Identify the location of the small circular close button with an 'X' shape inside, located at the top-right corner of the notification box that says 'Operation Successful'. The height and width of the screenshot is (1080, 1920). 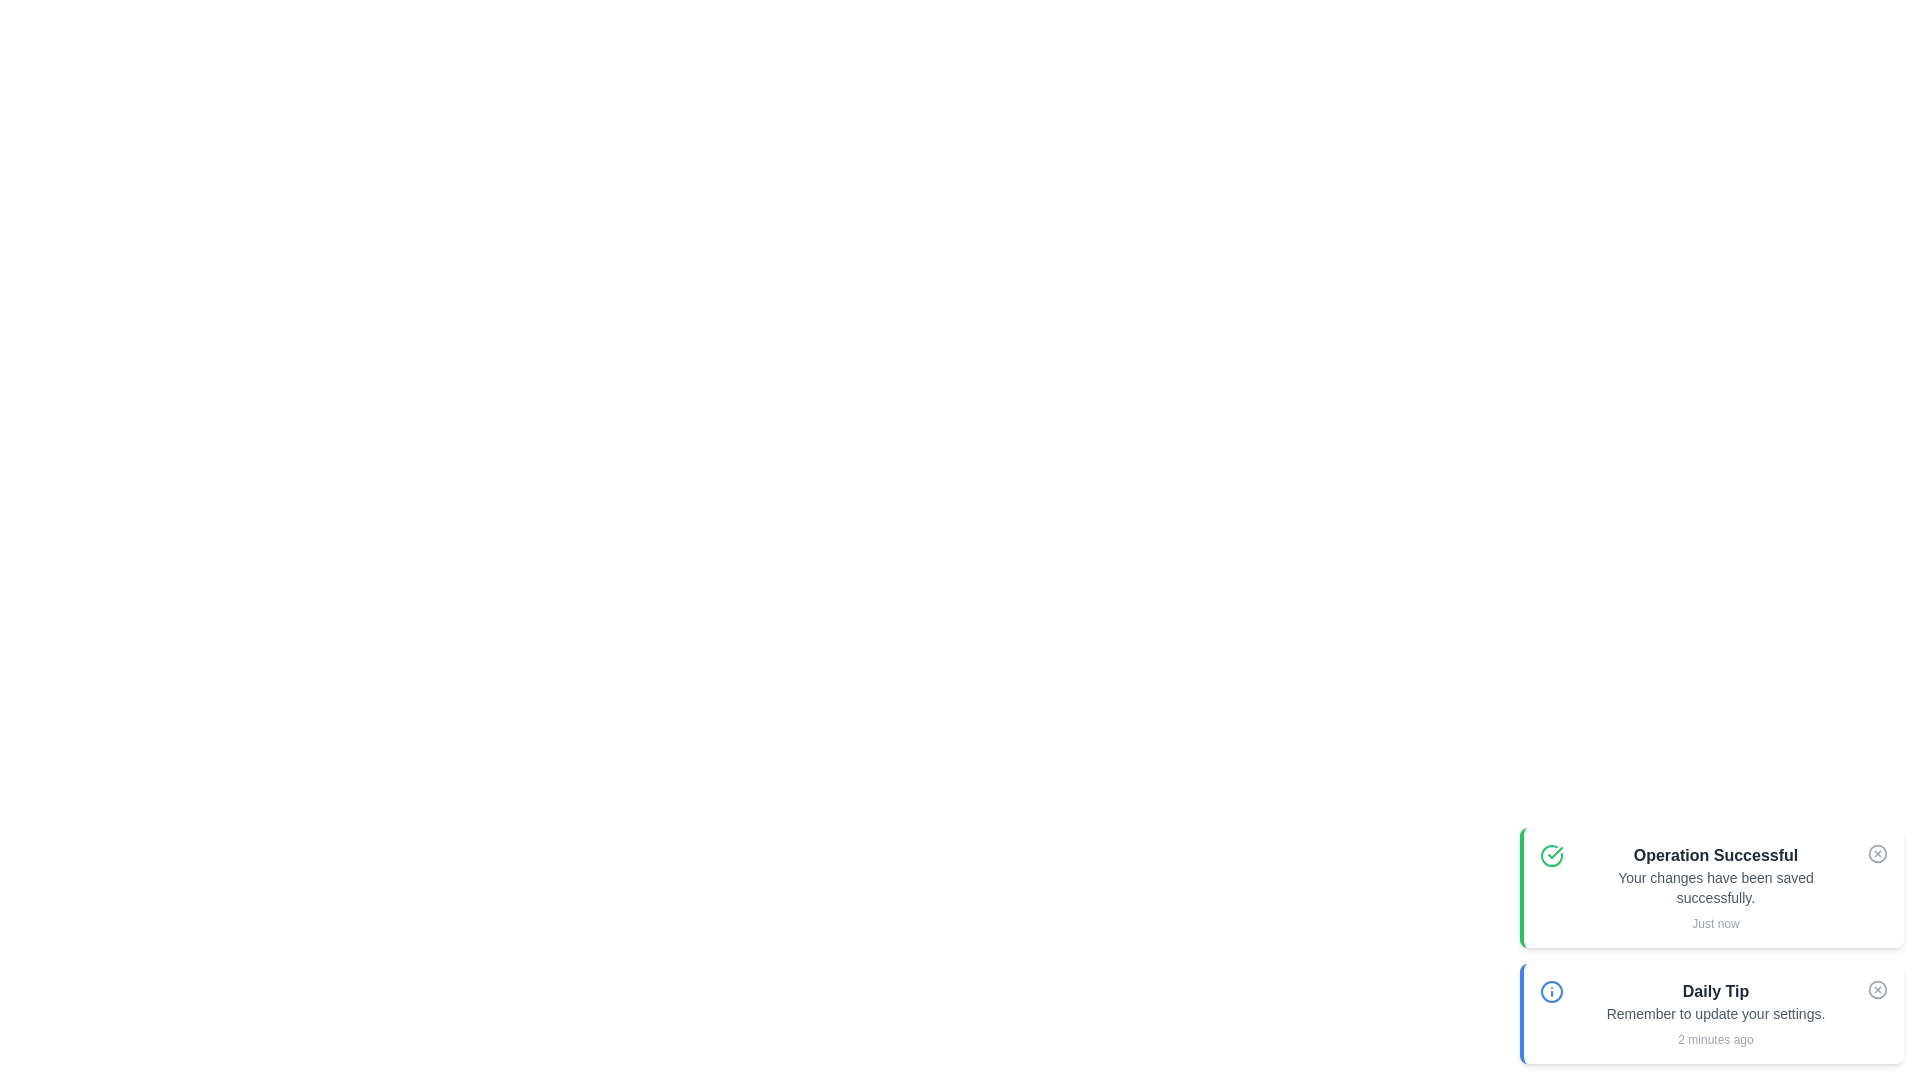
(1876, 853).